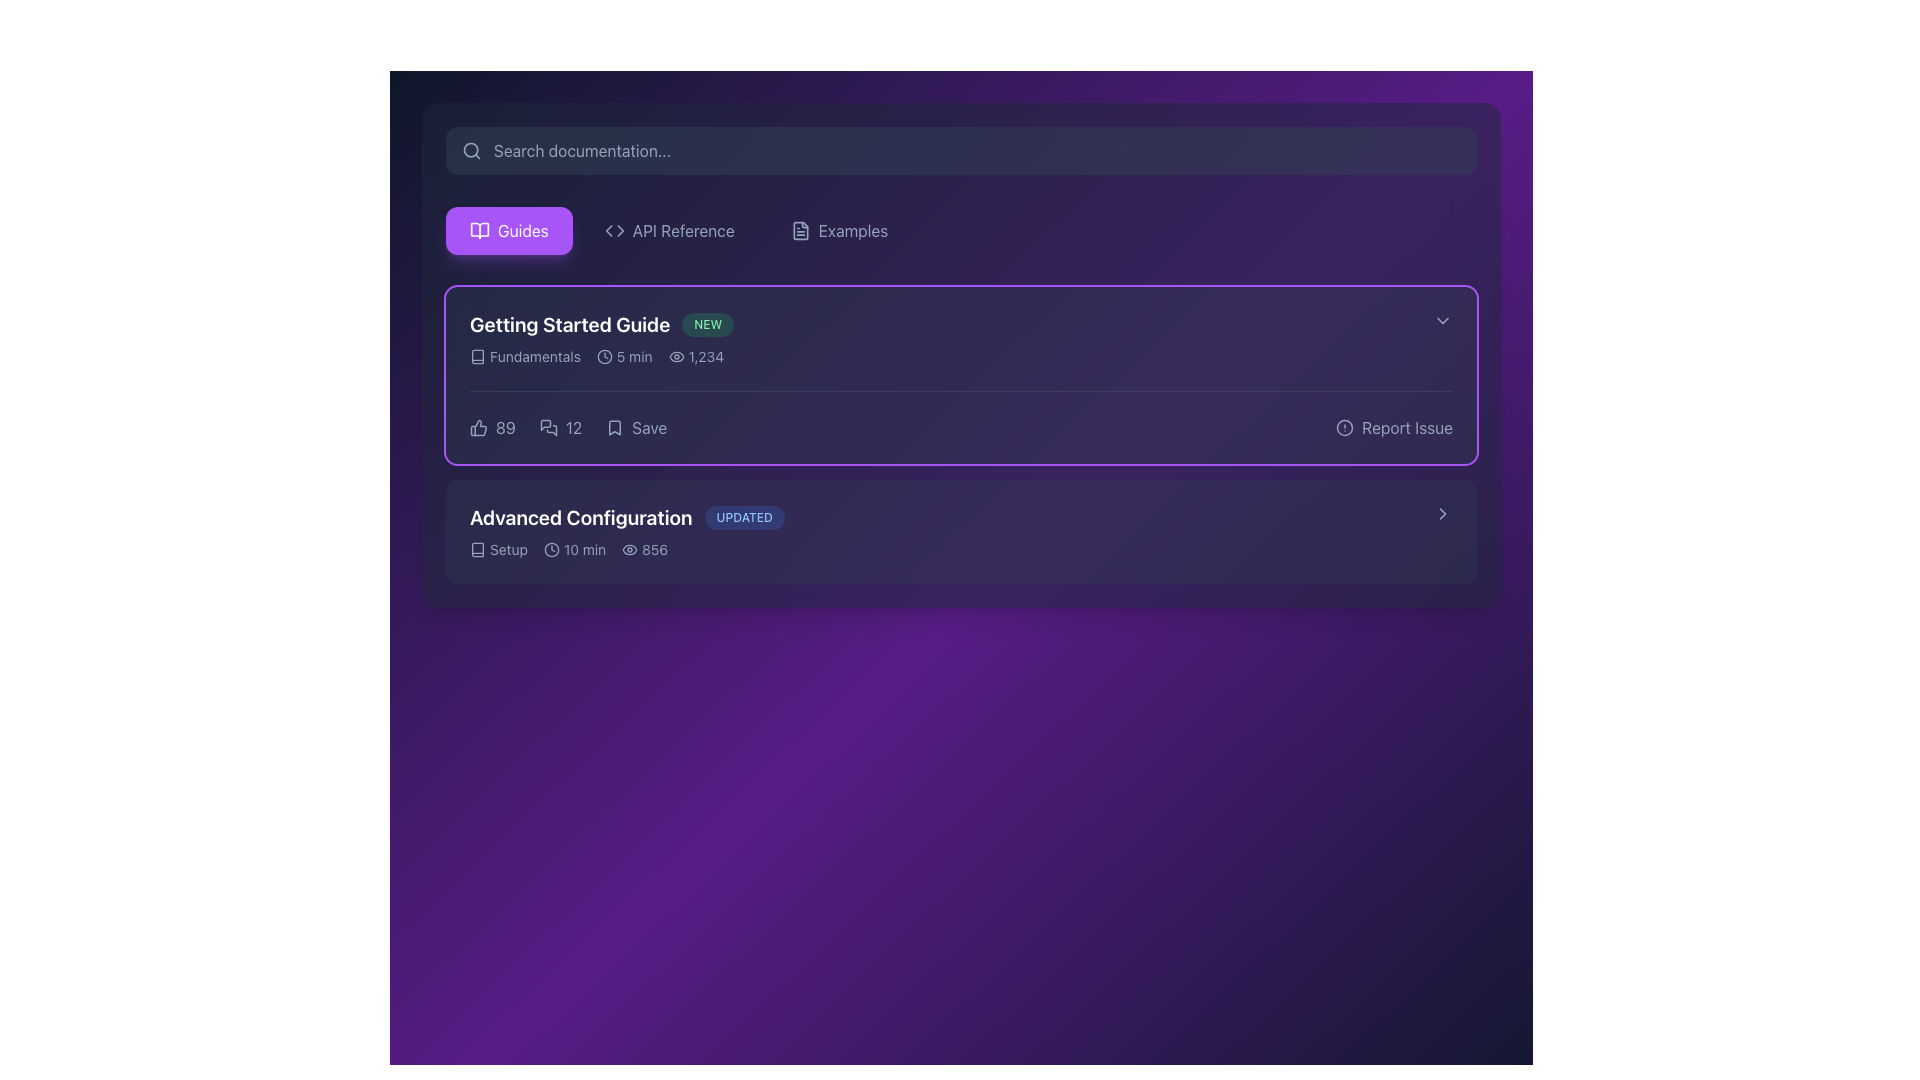 The height and width of the screenshot is (1080, 1920). What do you see at coordinates (1443, 319) in the screenshot?
I see `the right-chevron icon styled in light gray located at the far-right edge of the 'Getting Started Guide' title bar` at bounding box center [1443, 319].